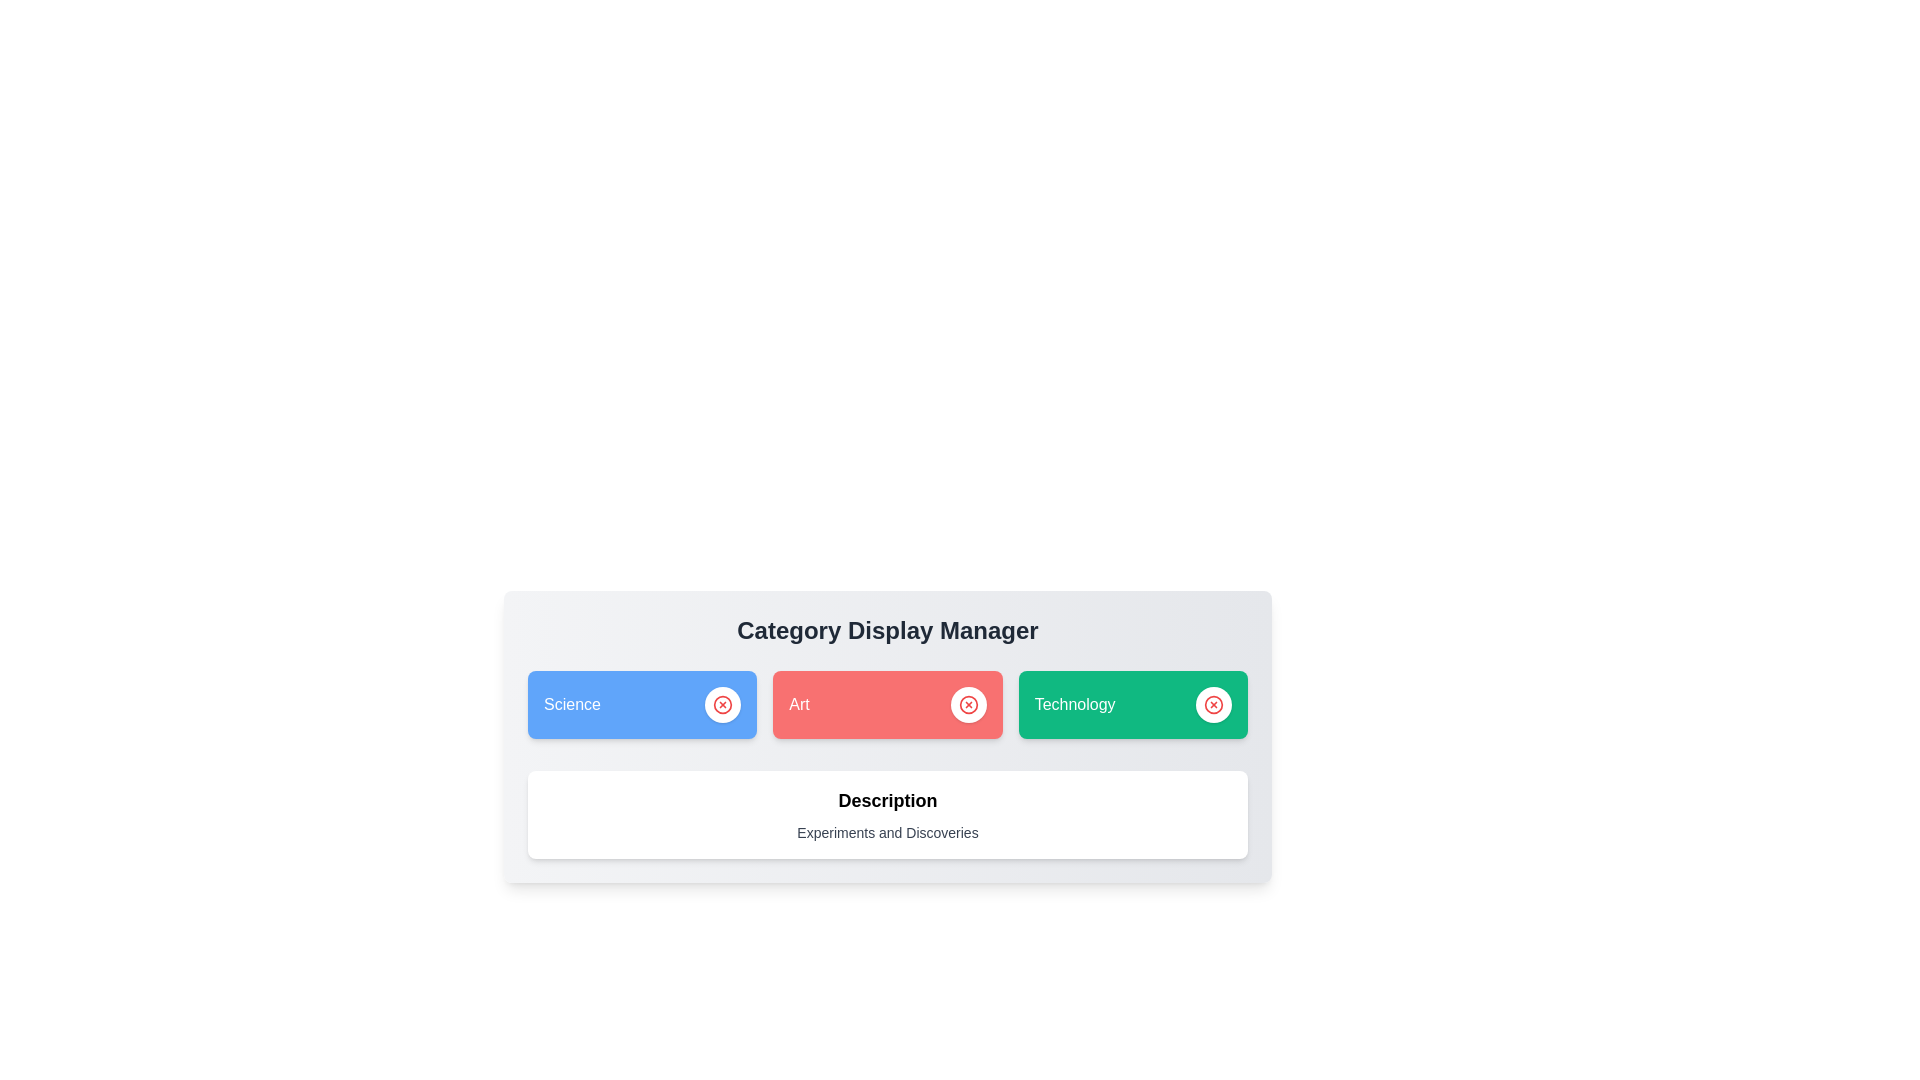  What do you see at coordinates (1133, 704) in the screenshot?
I see `the category Technology to display its description` at bounding box center [1133, 704].